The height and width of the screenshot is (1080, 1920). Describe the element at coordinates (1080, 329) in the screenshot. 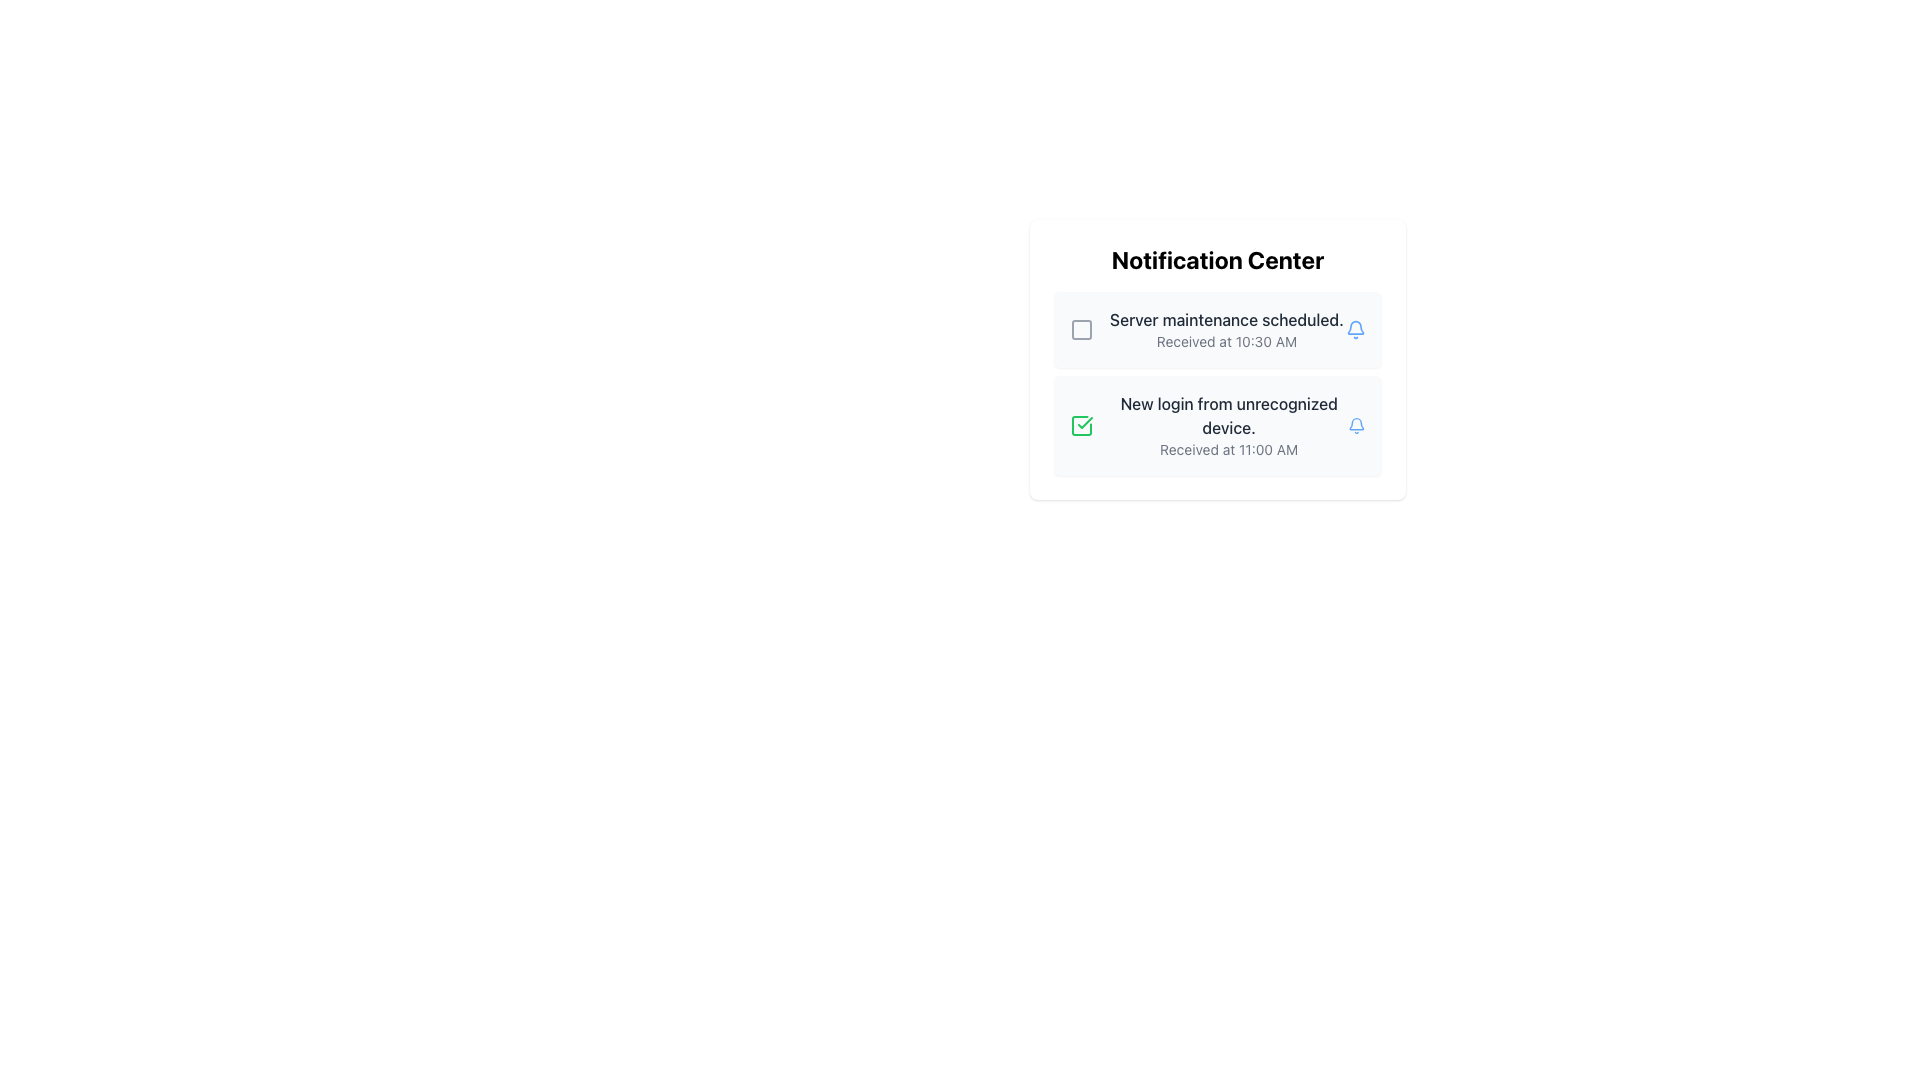

I see `the square-shaped icon indicating 'Server maintenance scheduled at 10:30 AM', which is the first icon in the notification list, positioned to the left of the notification text` at that location.